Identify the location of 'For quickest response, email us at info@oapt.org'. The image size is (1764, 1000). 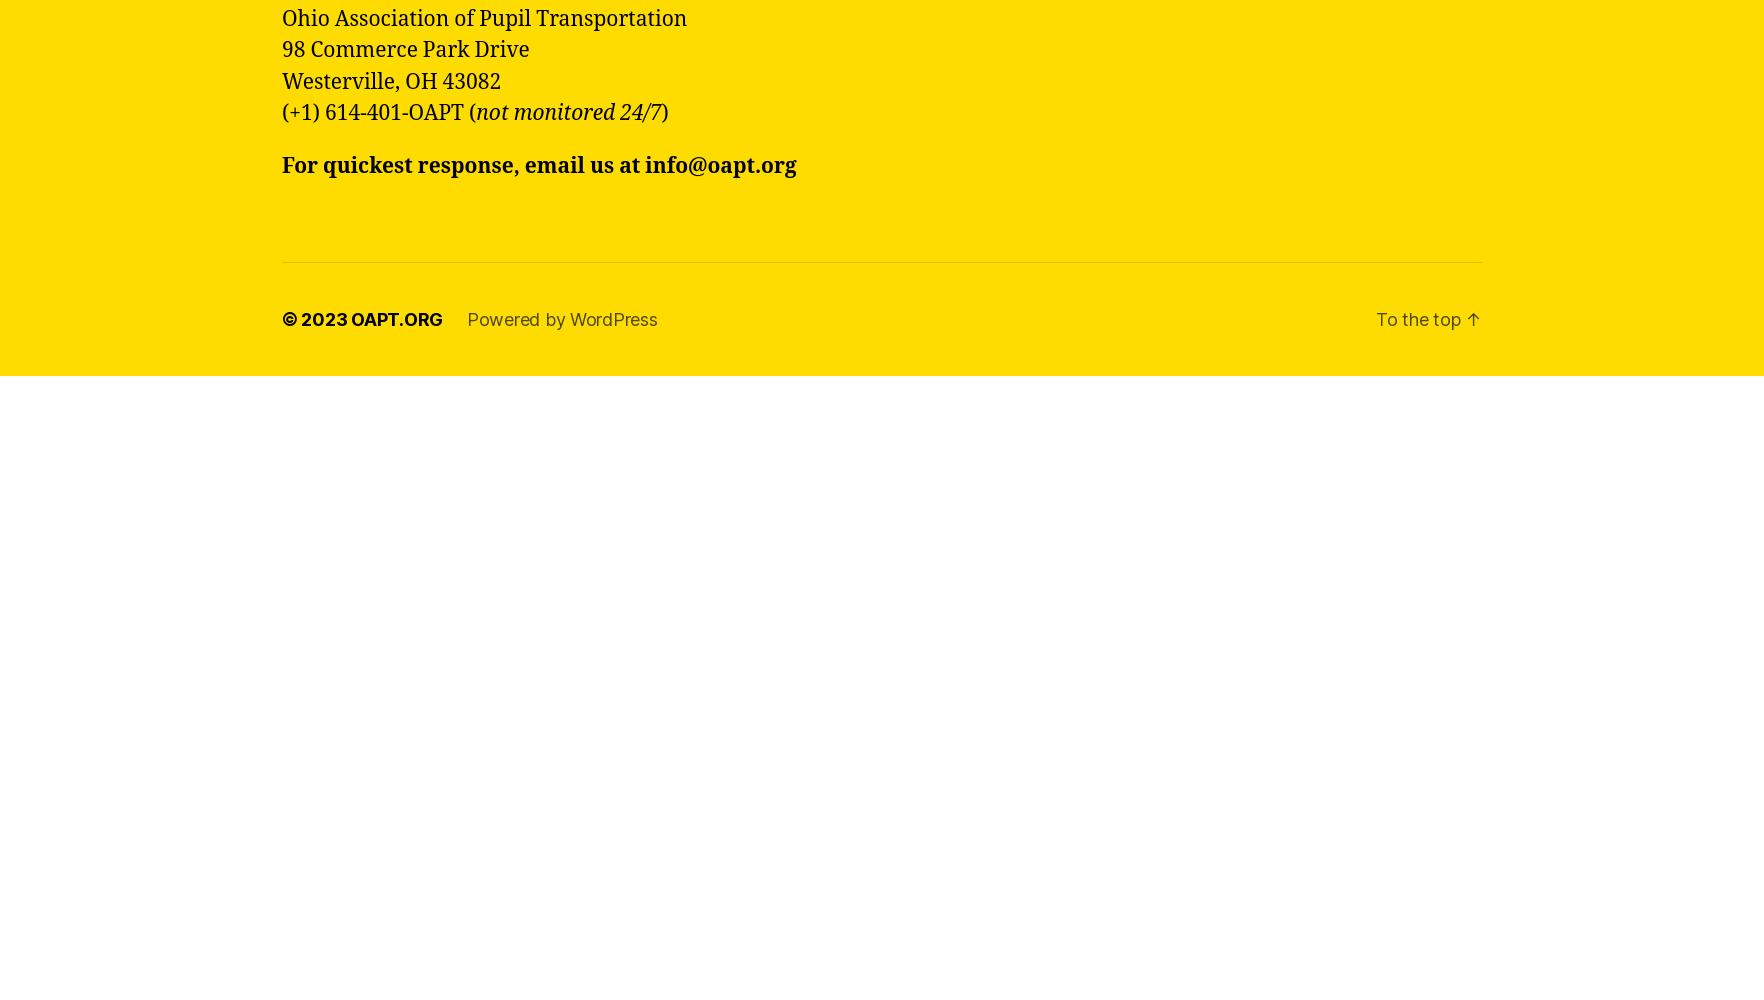
(539, 165).